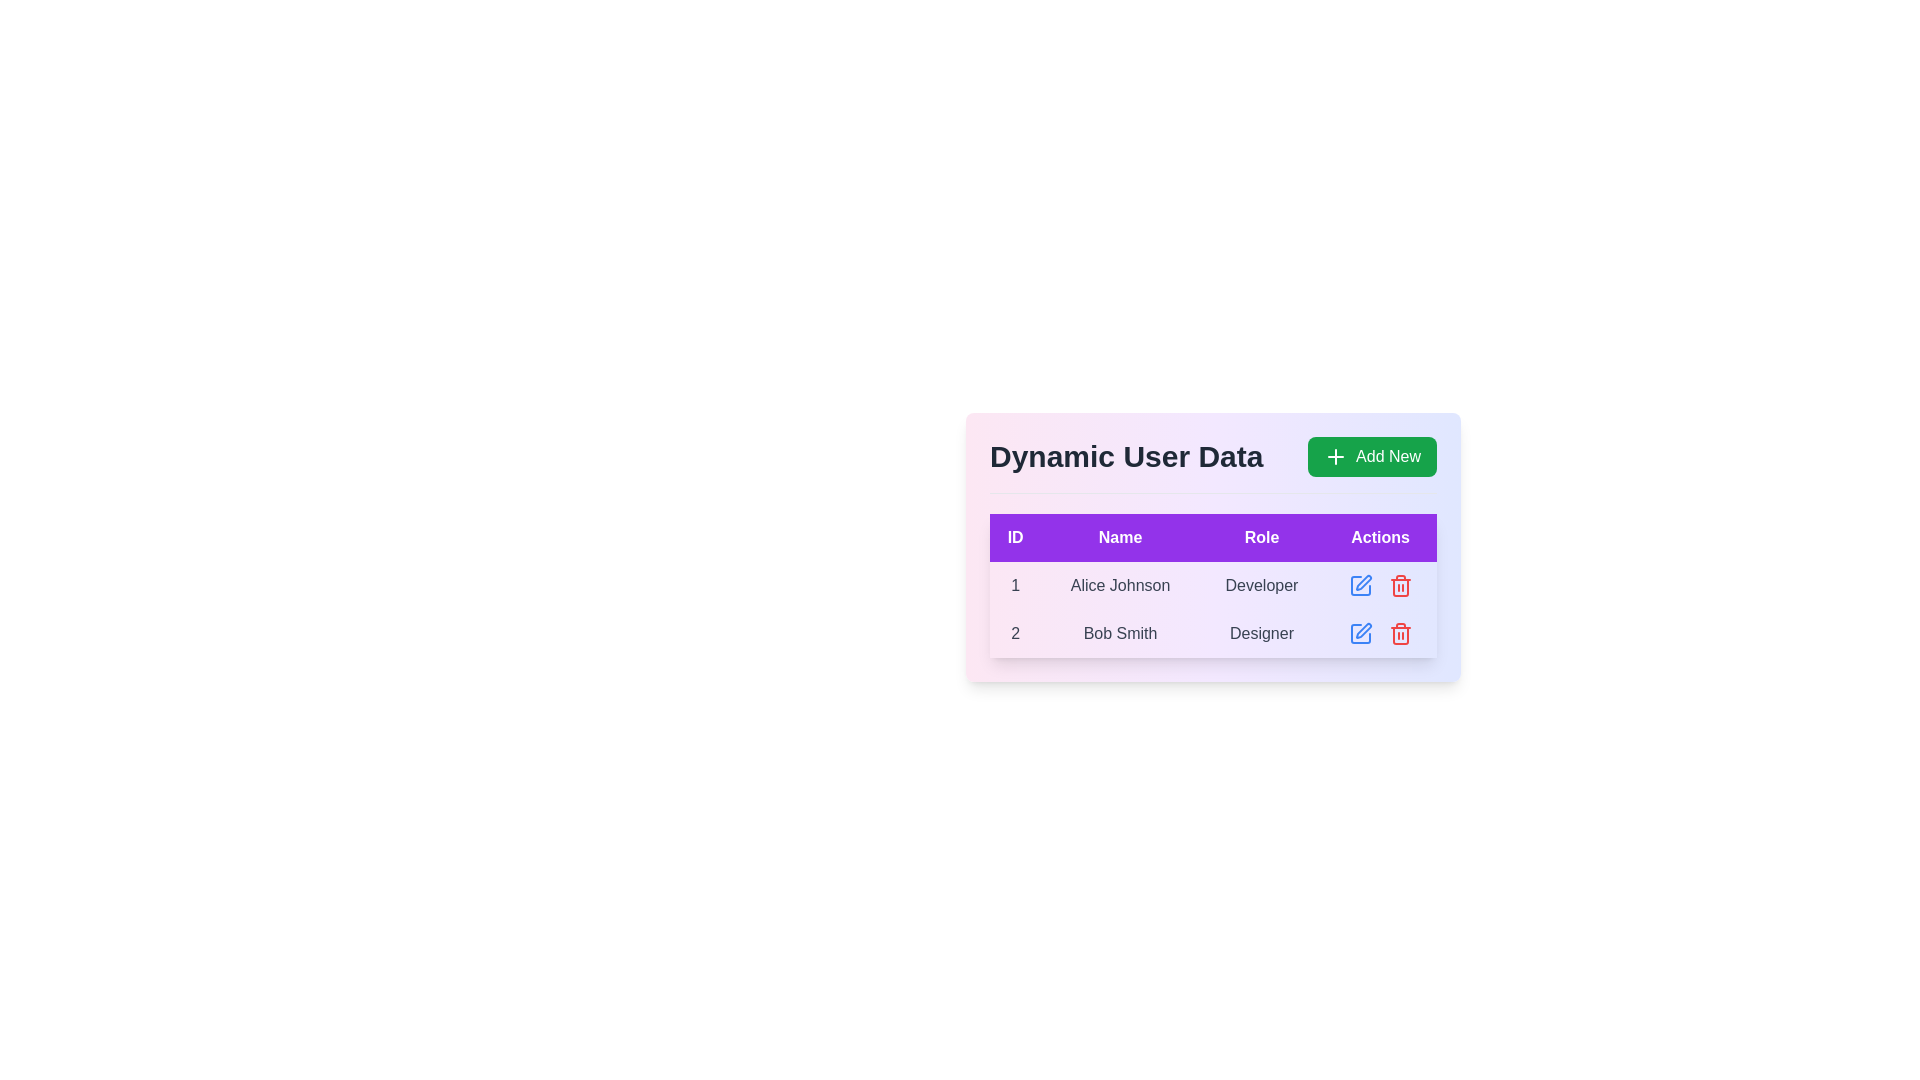 The width and height of the screenshot is (1920, 1080). Describe the element at coordinates (1360, 633) in the screenshot. I see `the Edit button icon located in the Actions column of the second row in the table, aligned with 'Bob Smith'` at that location.